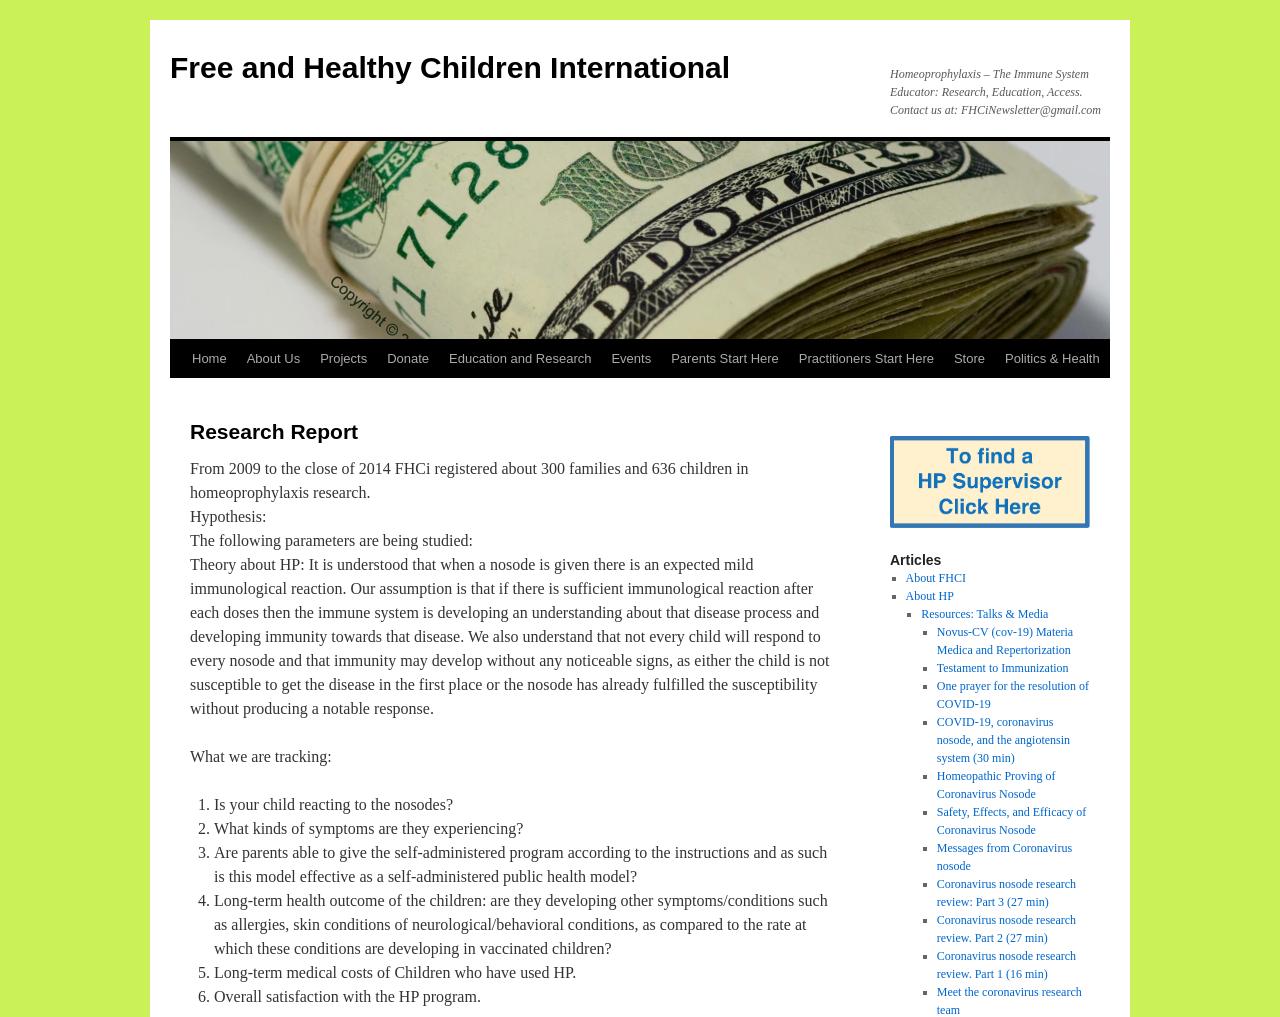 This screenshot has height=1017, width=1280. I want to click on 'Long-term medical costs of Children who have used HP.', so click(395, 972).